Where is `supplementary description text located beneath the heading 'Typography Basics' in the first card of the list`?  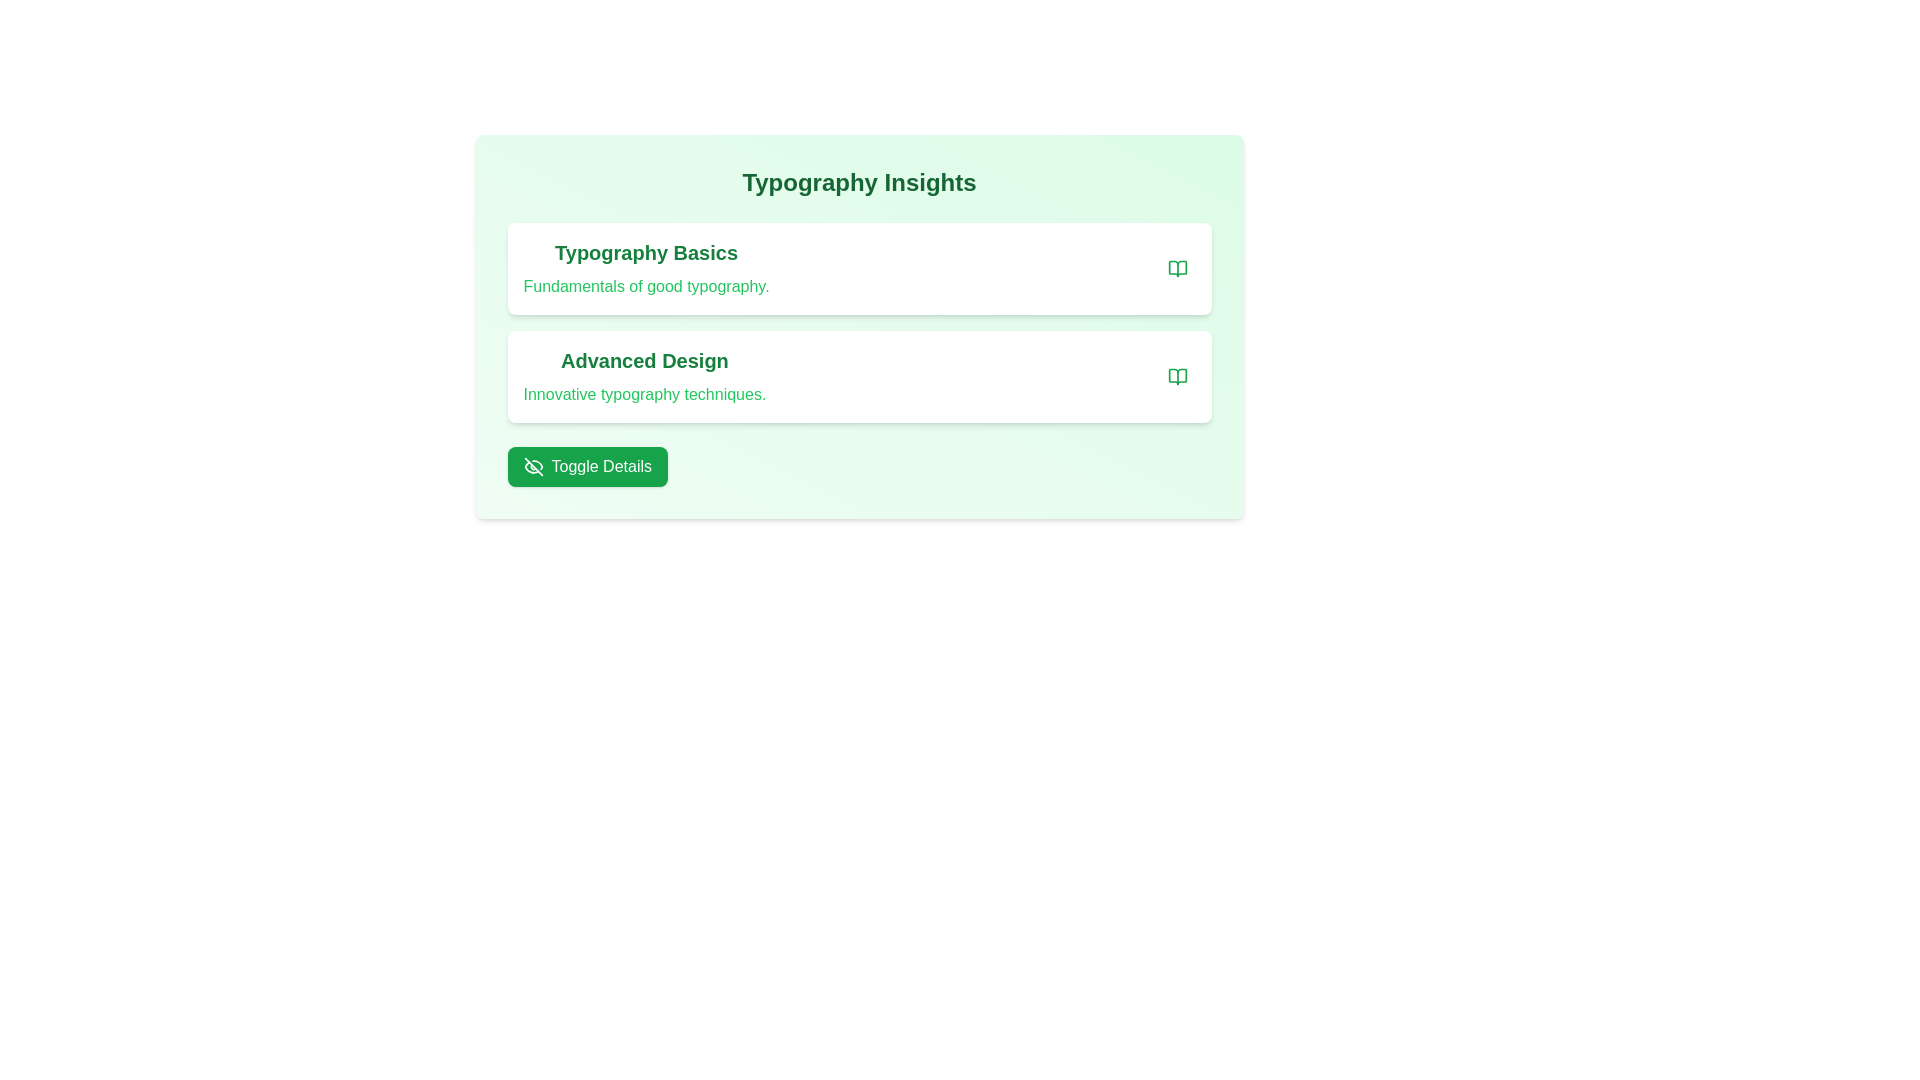
supplementary description text located beneath the heading 'Typography Basics' in the first card of the list is located at coordinates (646, 286).